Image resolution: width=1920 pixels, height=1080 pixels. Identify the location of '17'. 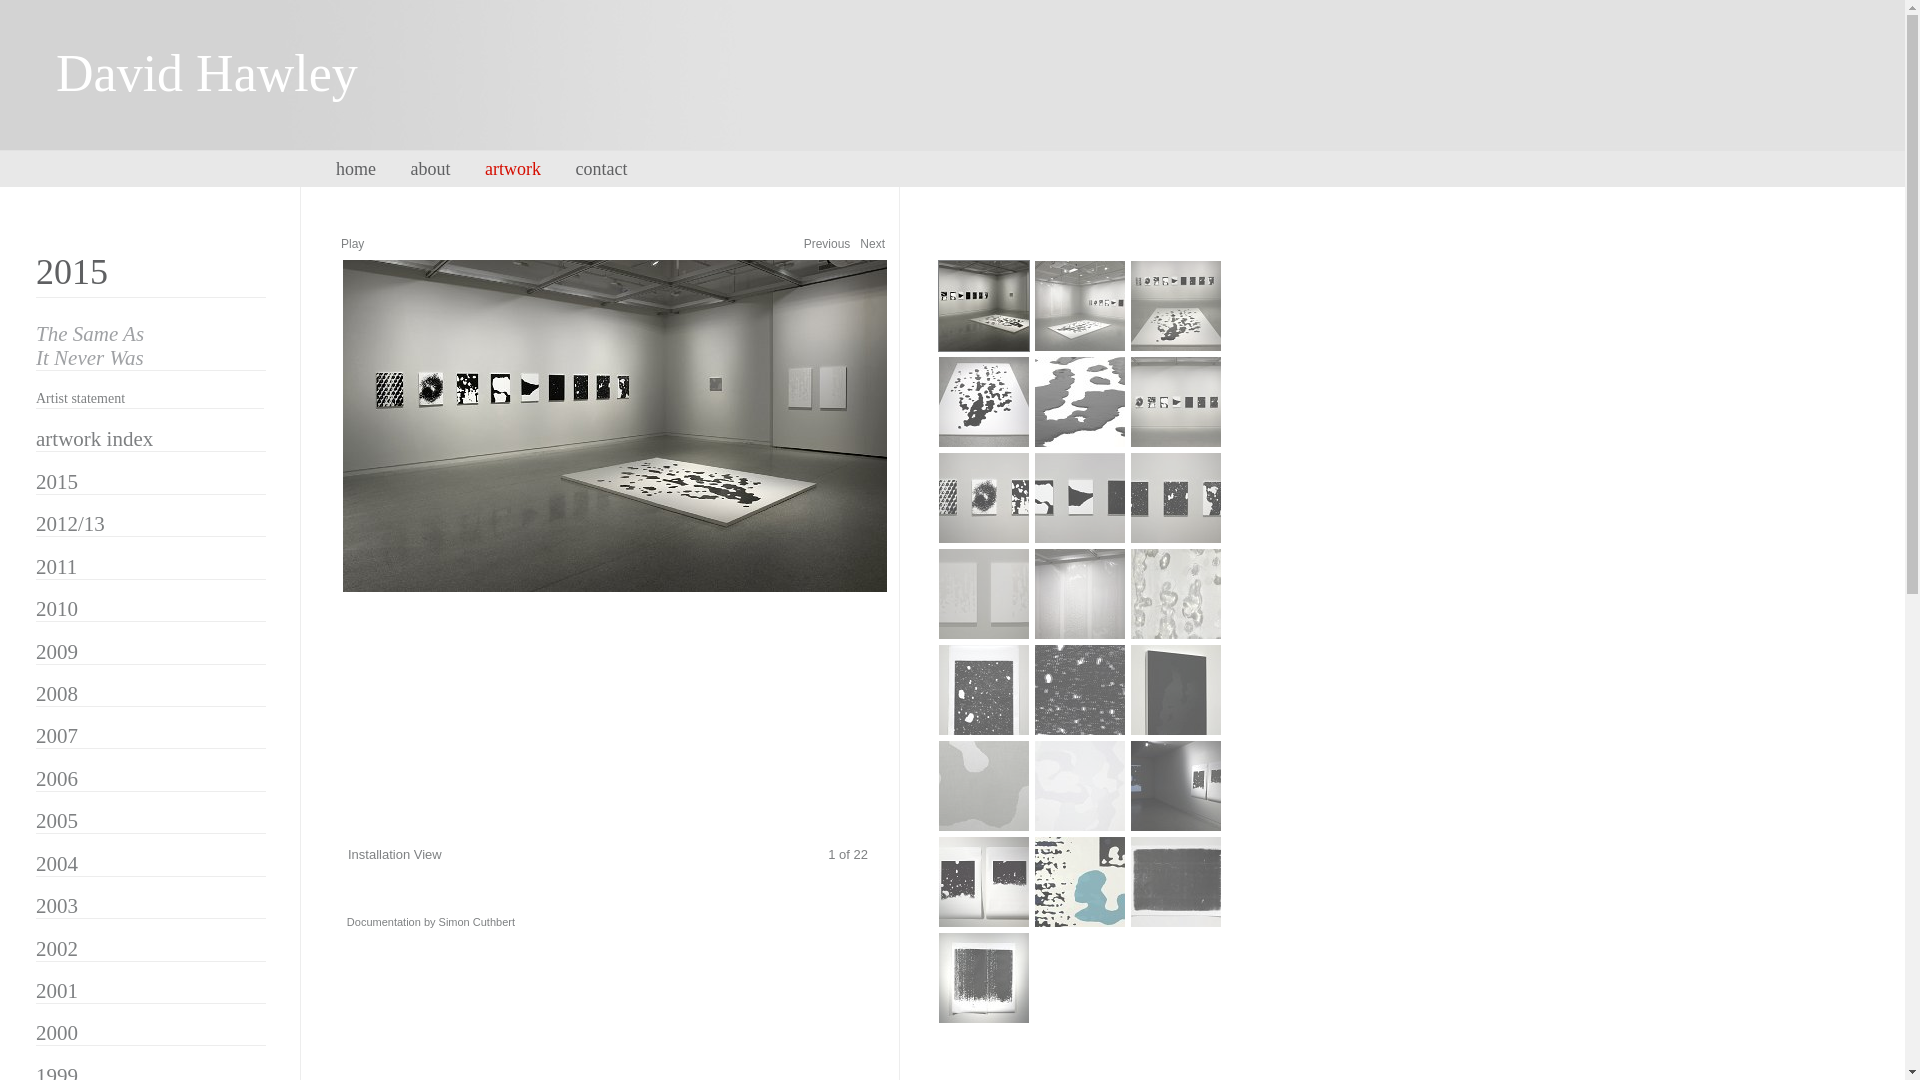
(1079, 785).